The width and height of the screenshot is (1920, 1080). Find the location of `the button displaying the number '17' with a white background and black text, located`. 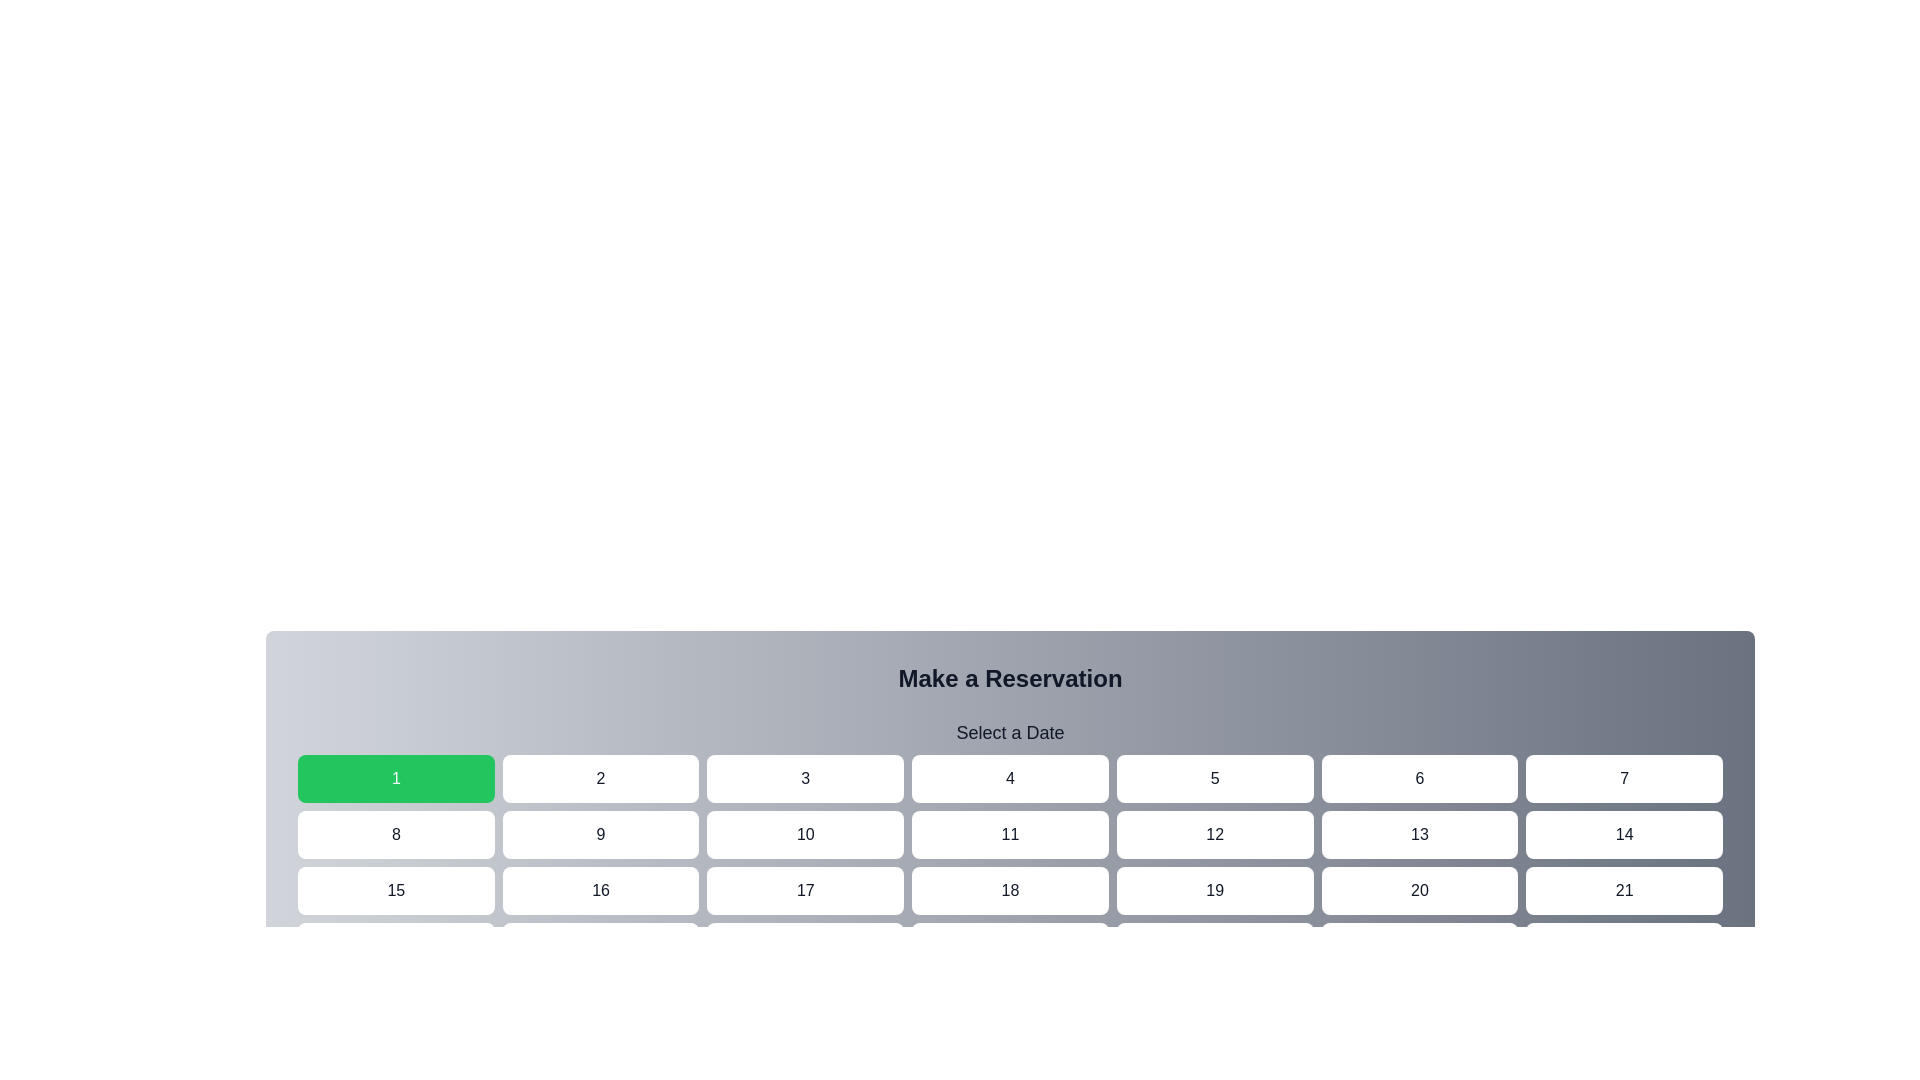

the button displaying the number '17' with a white background and black text, located is located at coordinates (805, 890).